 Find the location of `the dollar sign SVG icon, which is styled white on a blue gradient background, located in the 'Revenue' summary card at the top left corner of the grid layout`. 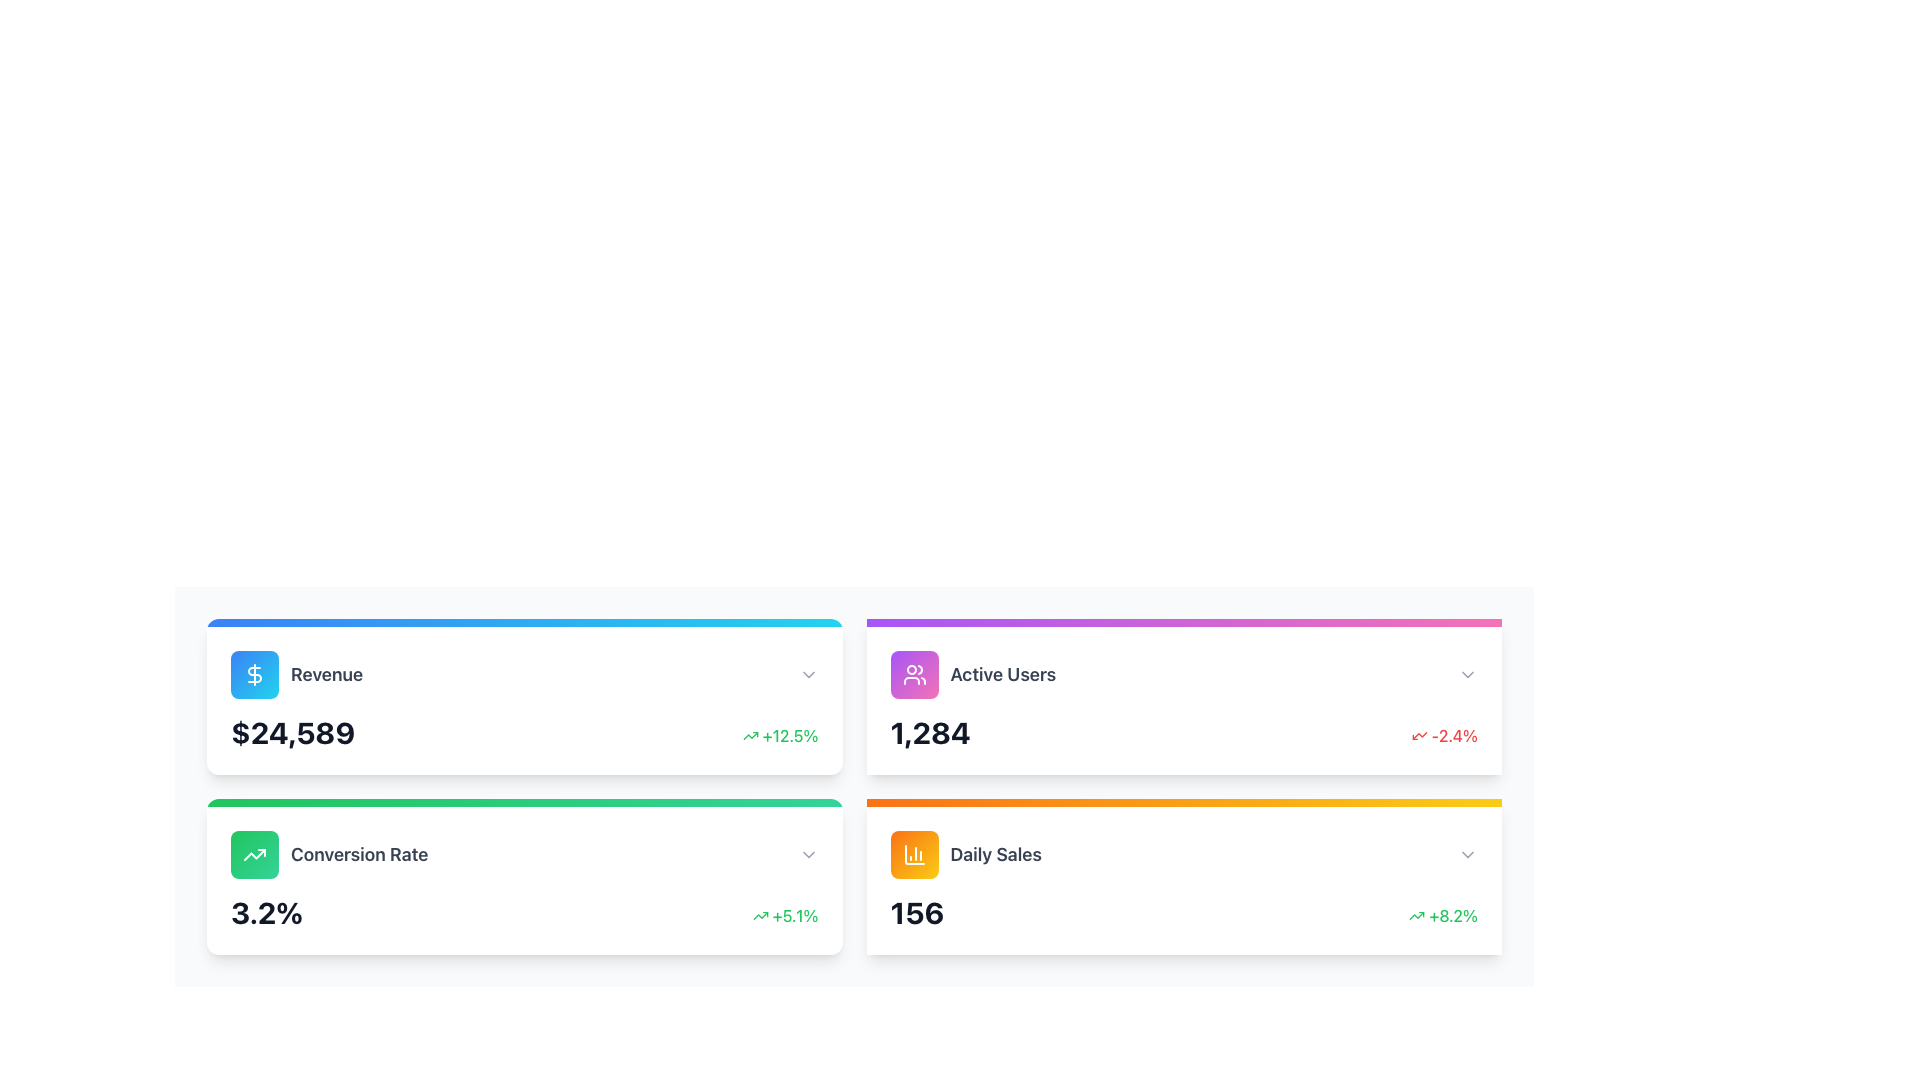

the dollar sign SVG icon, which is styled white on a blue gradient background, located in the 'Revenue' summary card at the top left corner of the grid layout is located at coordinates (253, 675).